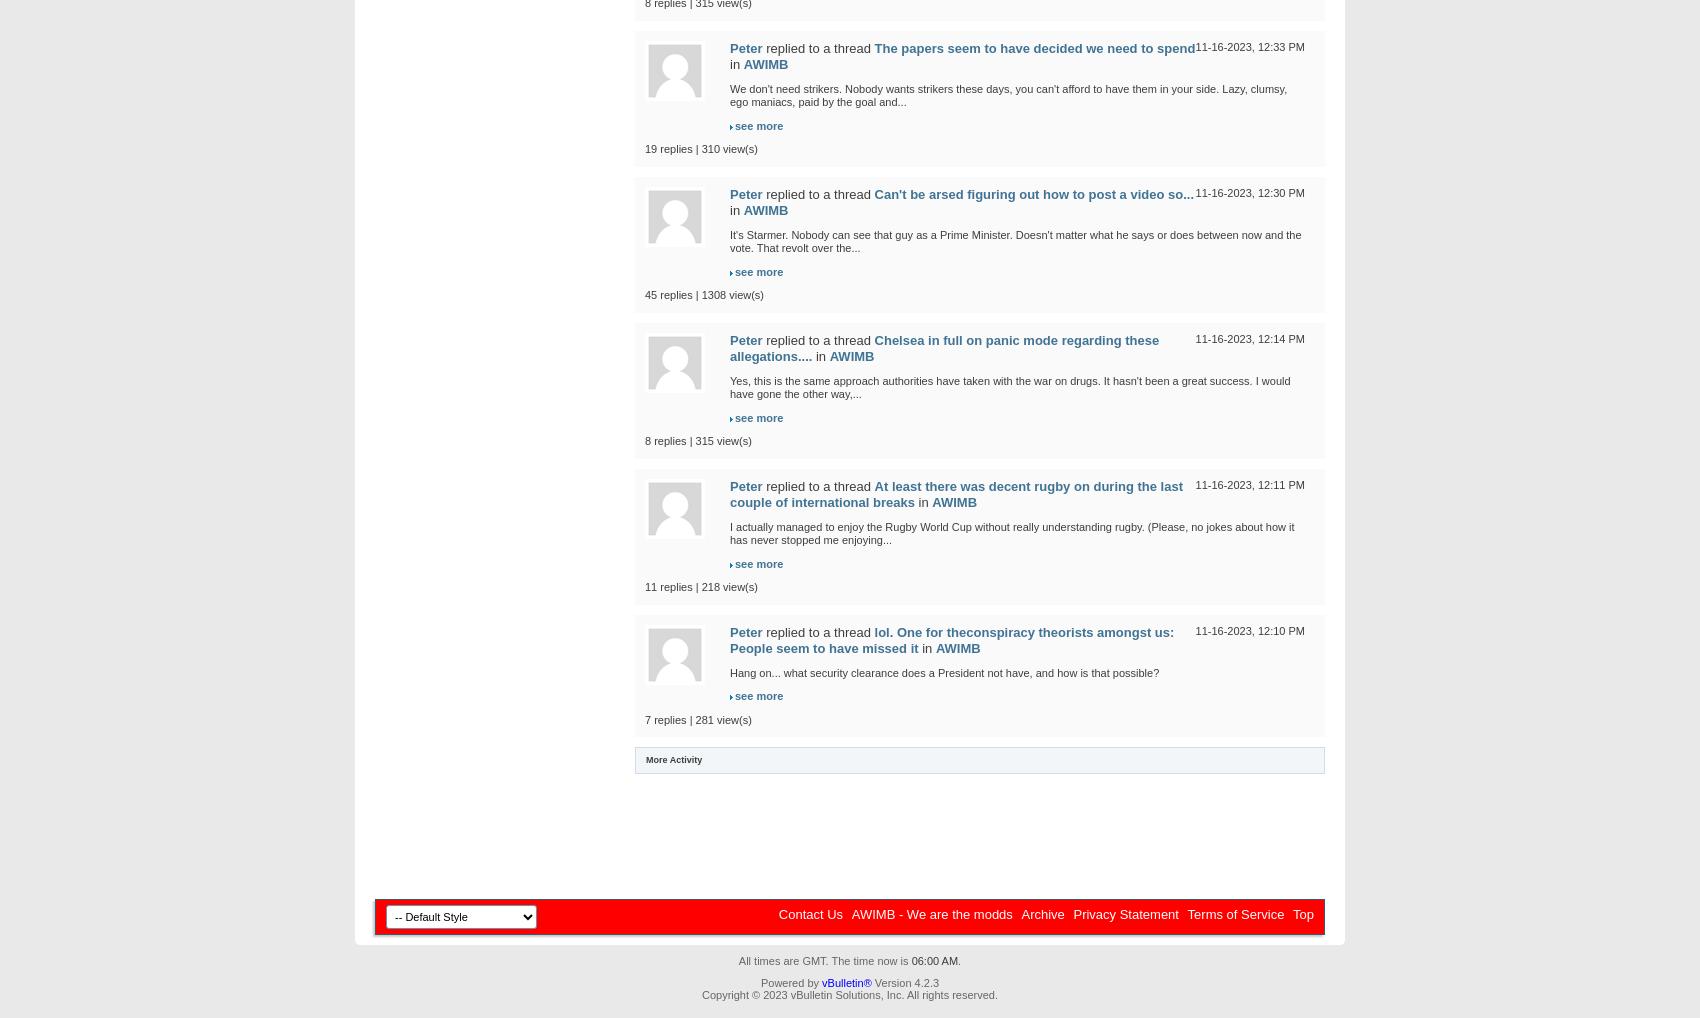  I want to click on '12:30 PM', so click(1255, 191).